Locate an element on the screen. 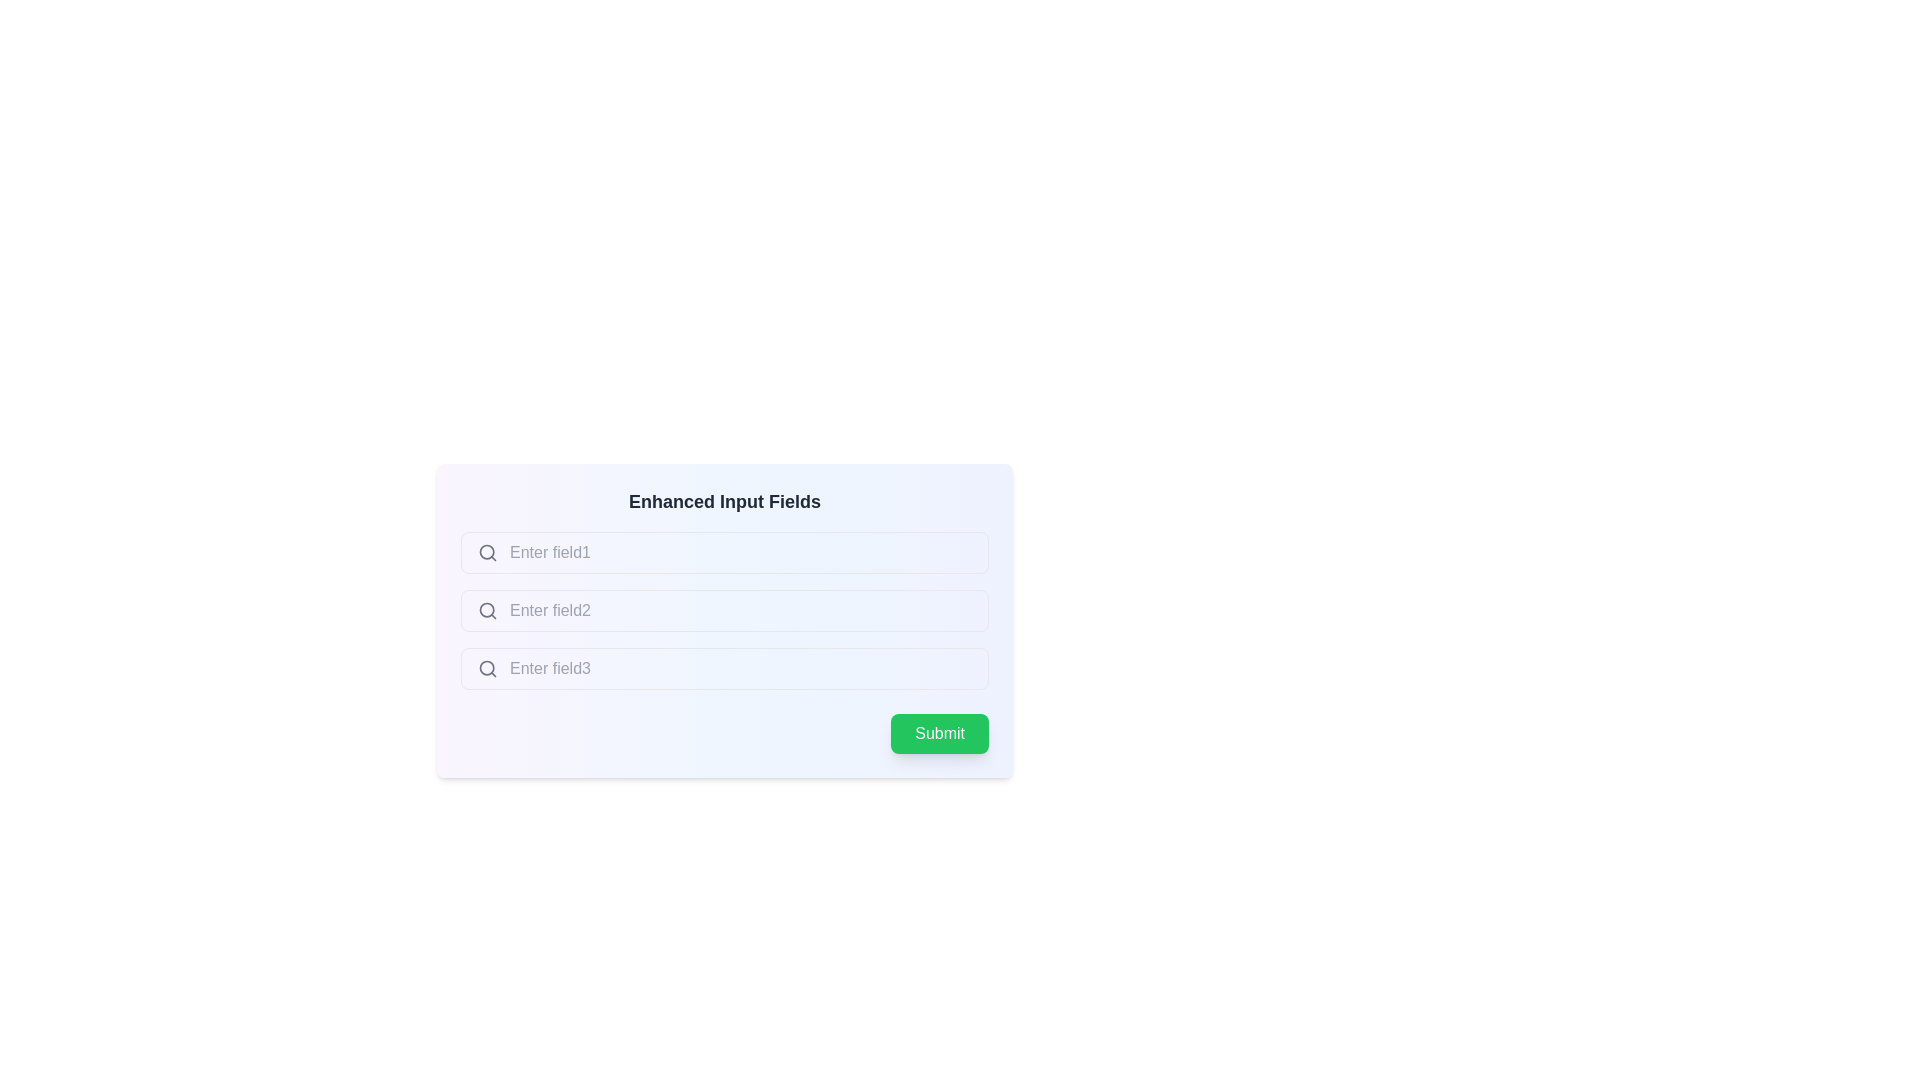 The width and height of the screenshot is (1920, 1080). the search icon (magnifying glass) located to the left of the first input field in the 'Enhanced Input Fields' section is located at coordinates (488, 552).